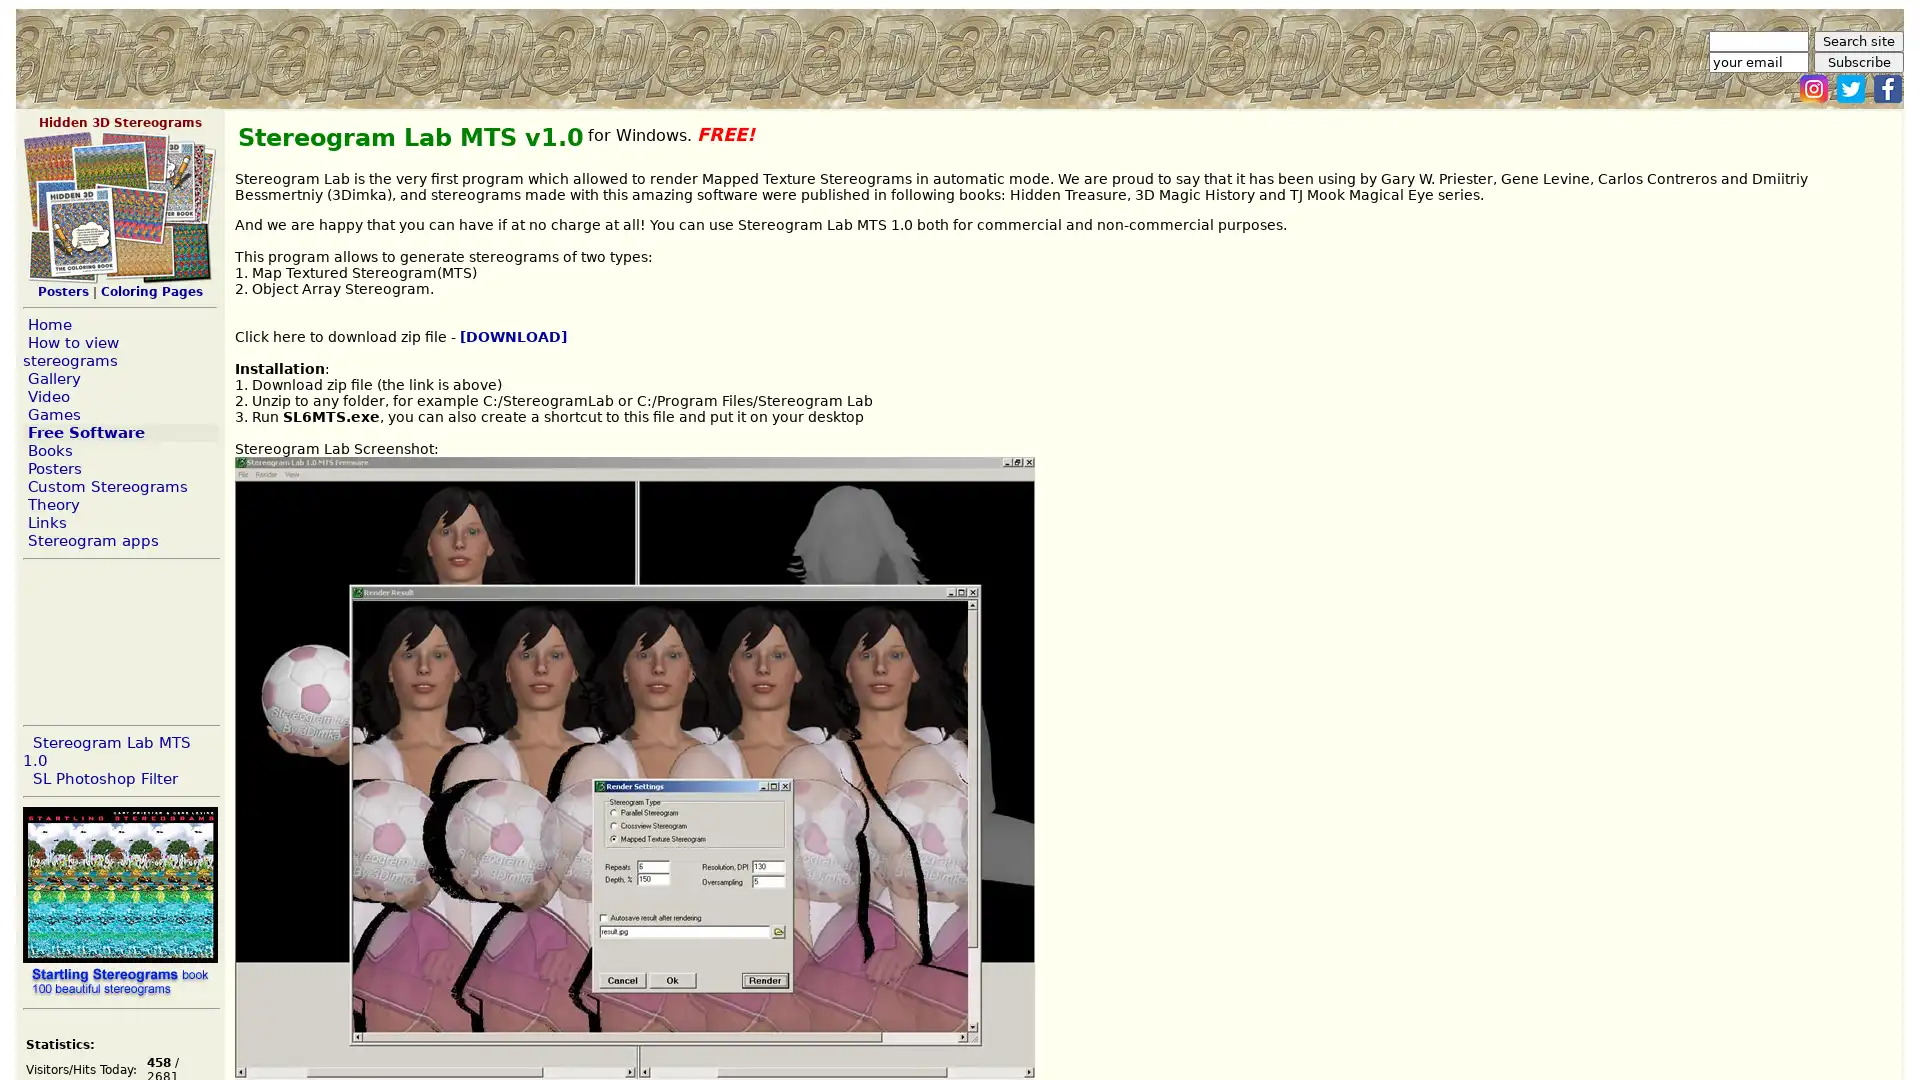 The image size is (1920, 1080). Describe the element at coordinates (1857, 41) in the screenshot. I see `Search site` at that location.